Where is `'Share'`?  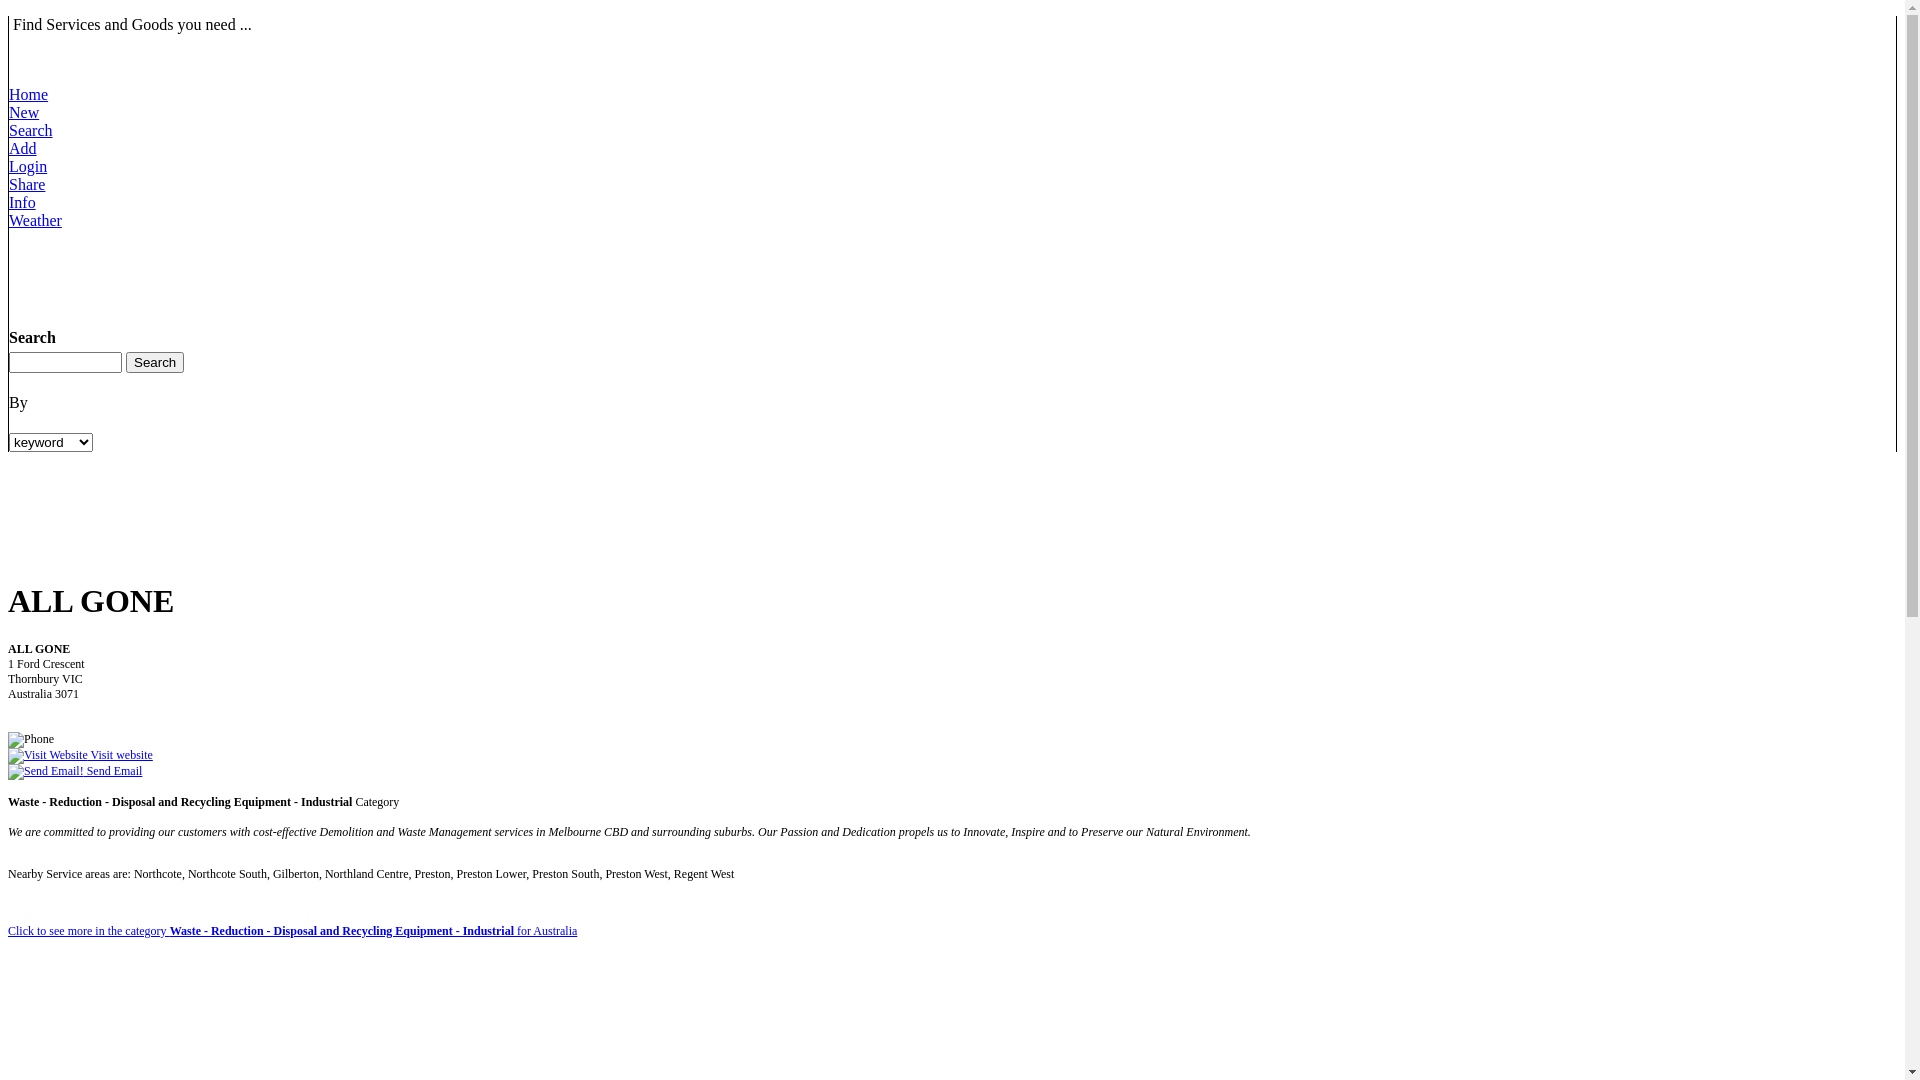
'Share' is located at coordinates (9, 193).